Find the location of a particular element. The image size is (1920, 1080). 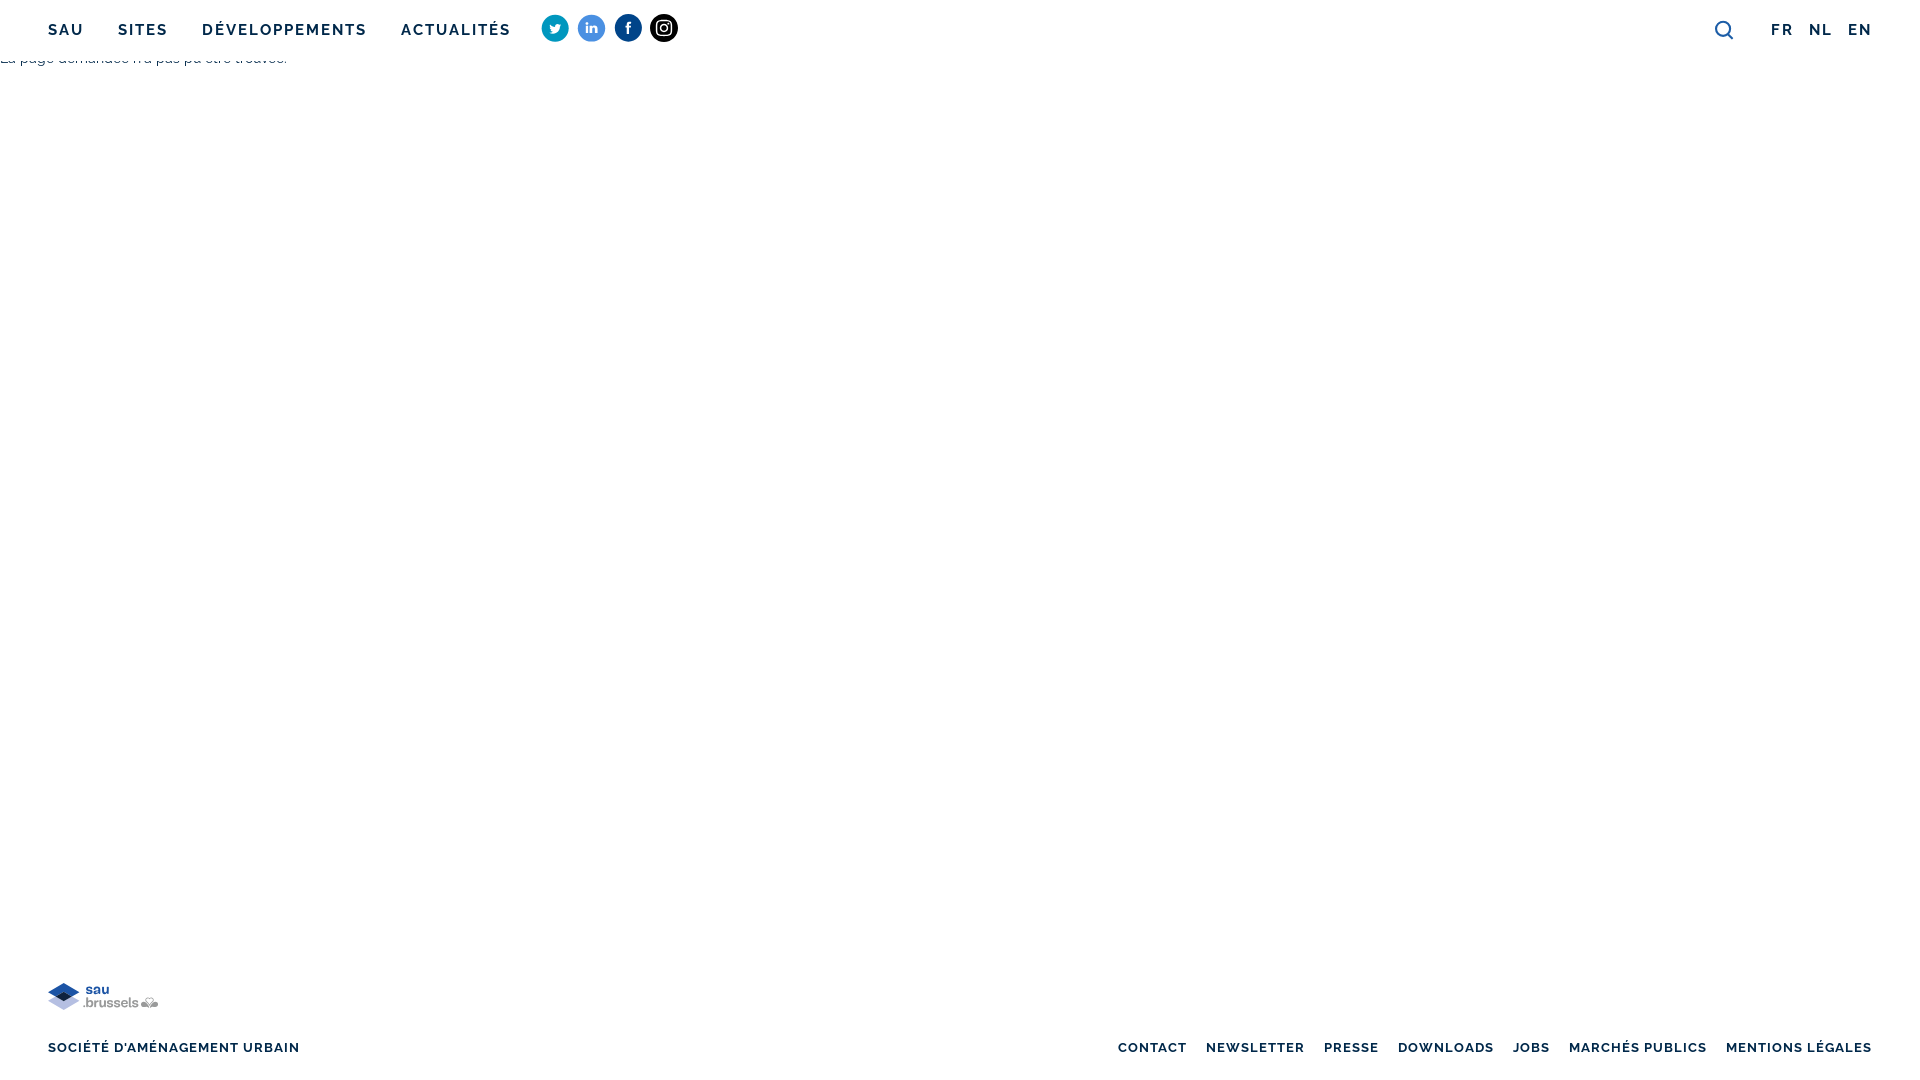

'CONTACT' is located at coordinates (1117, 1046).